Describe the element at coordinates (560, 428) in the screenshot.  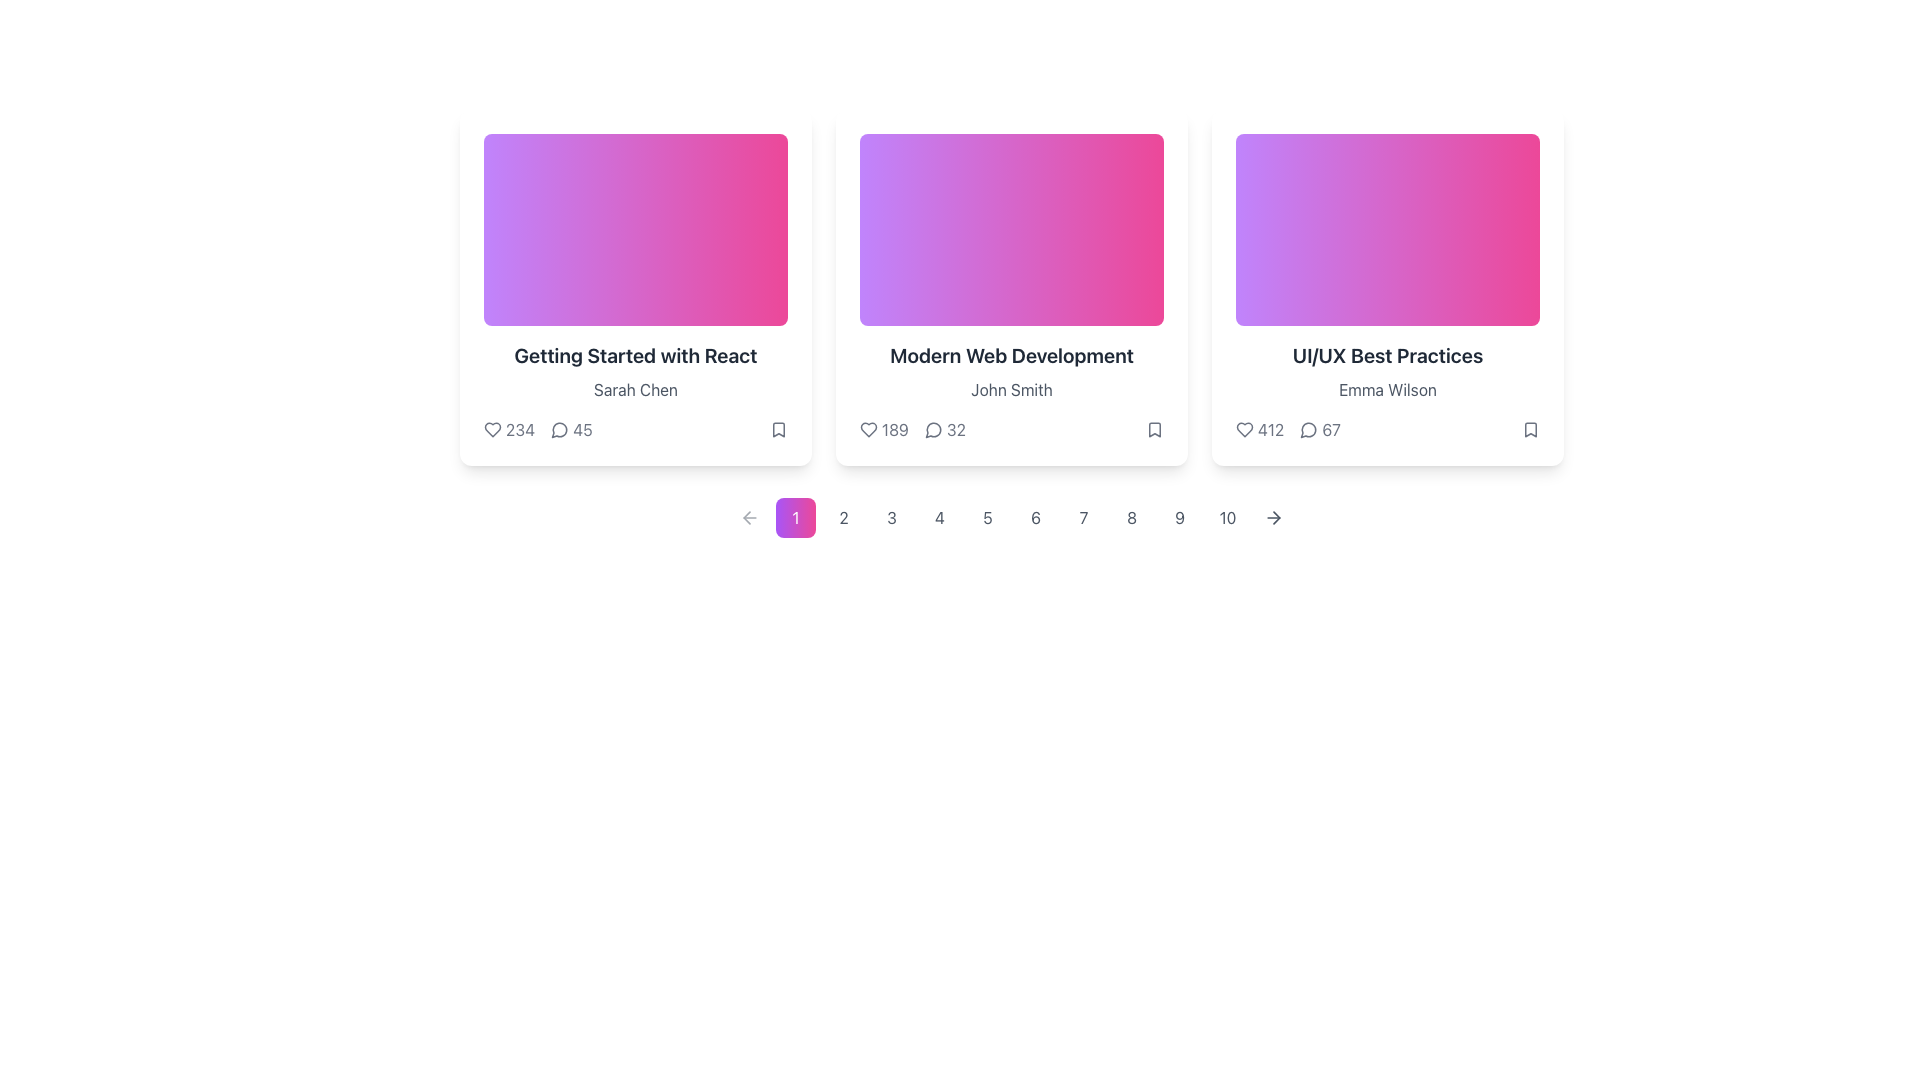
I see `the comment indicator icon located beneath the 'Getting Started with React' card, which shows the number of comments (45) in the first column of the grid` at that location.